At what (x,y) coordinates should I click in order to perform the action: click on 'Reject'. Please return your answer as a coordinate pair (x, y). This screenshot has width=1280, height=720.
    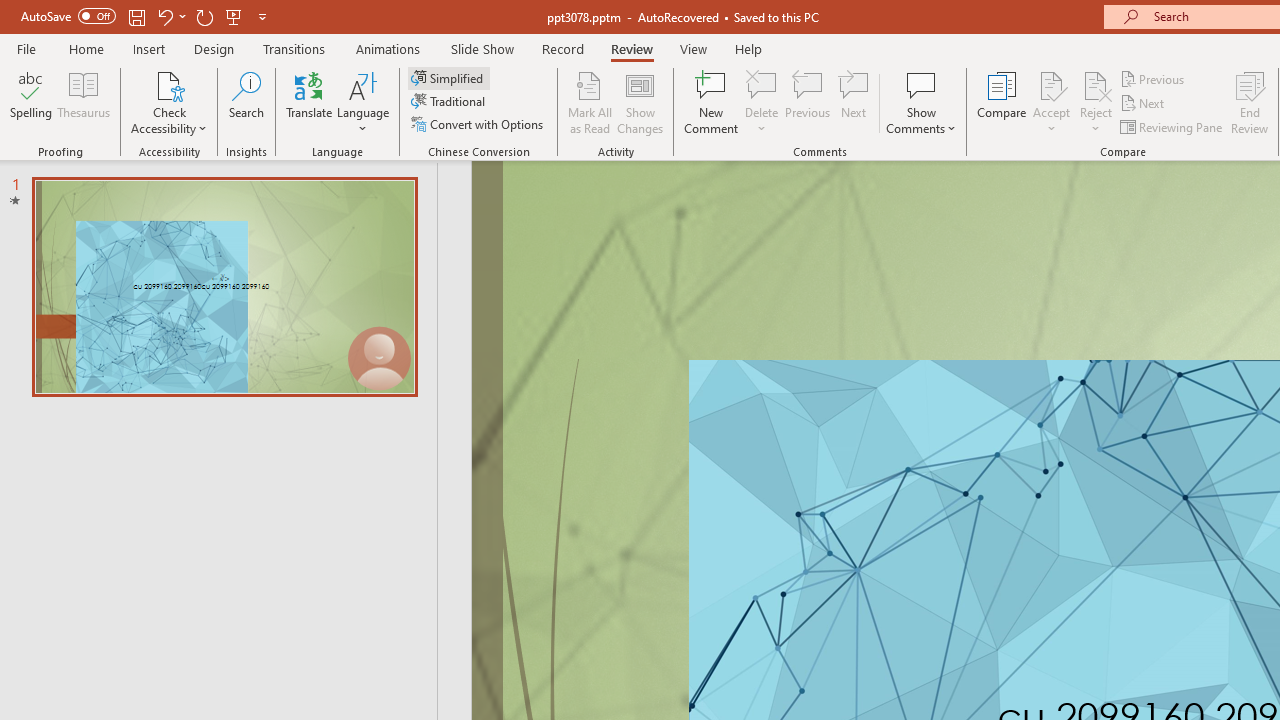
    Looking at the image, I should click on (1095, 103).